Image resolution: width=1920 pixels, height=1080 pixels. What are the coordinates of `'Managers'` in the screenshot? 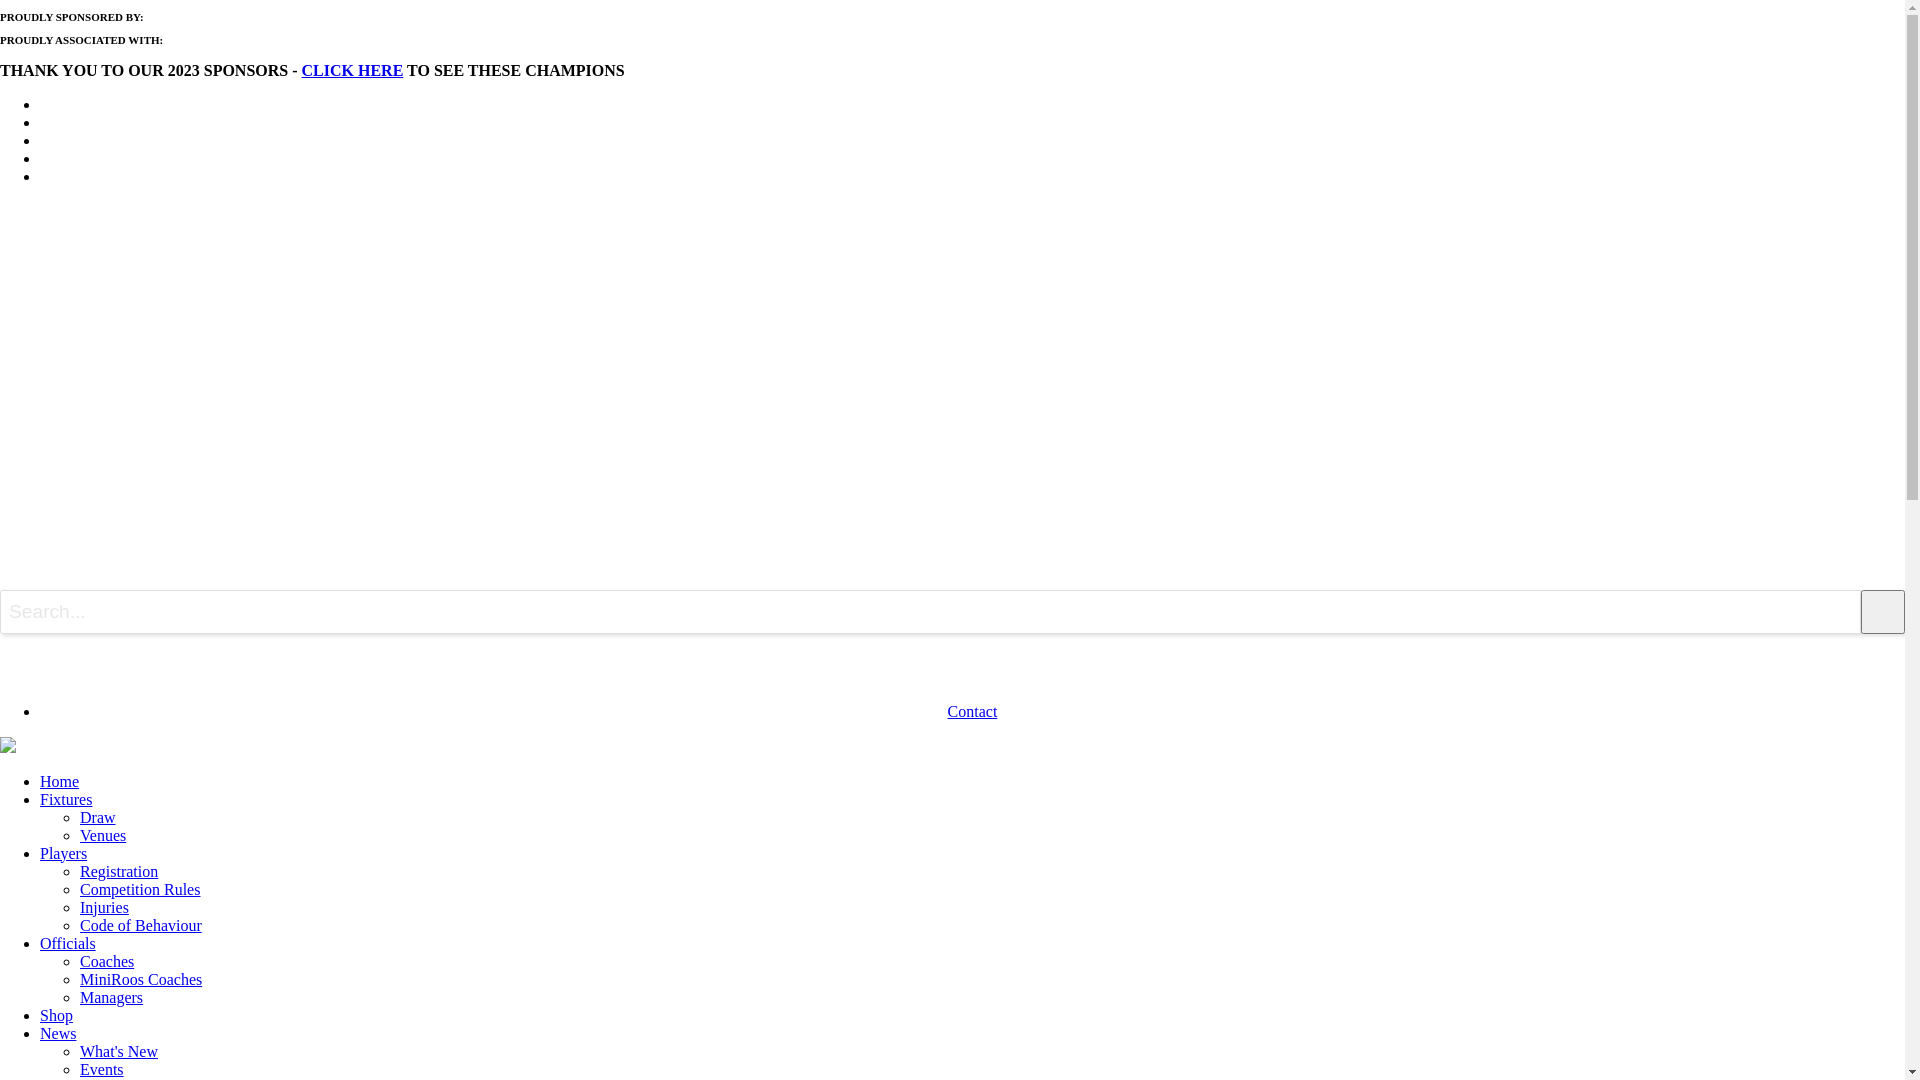 It's located at (110, 997).